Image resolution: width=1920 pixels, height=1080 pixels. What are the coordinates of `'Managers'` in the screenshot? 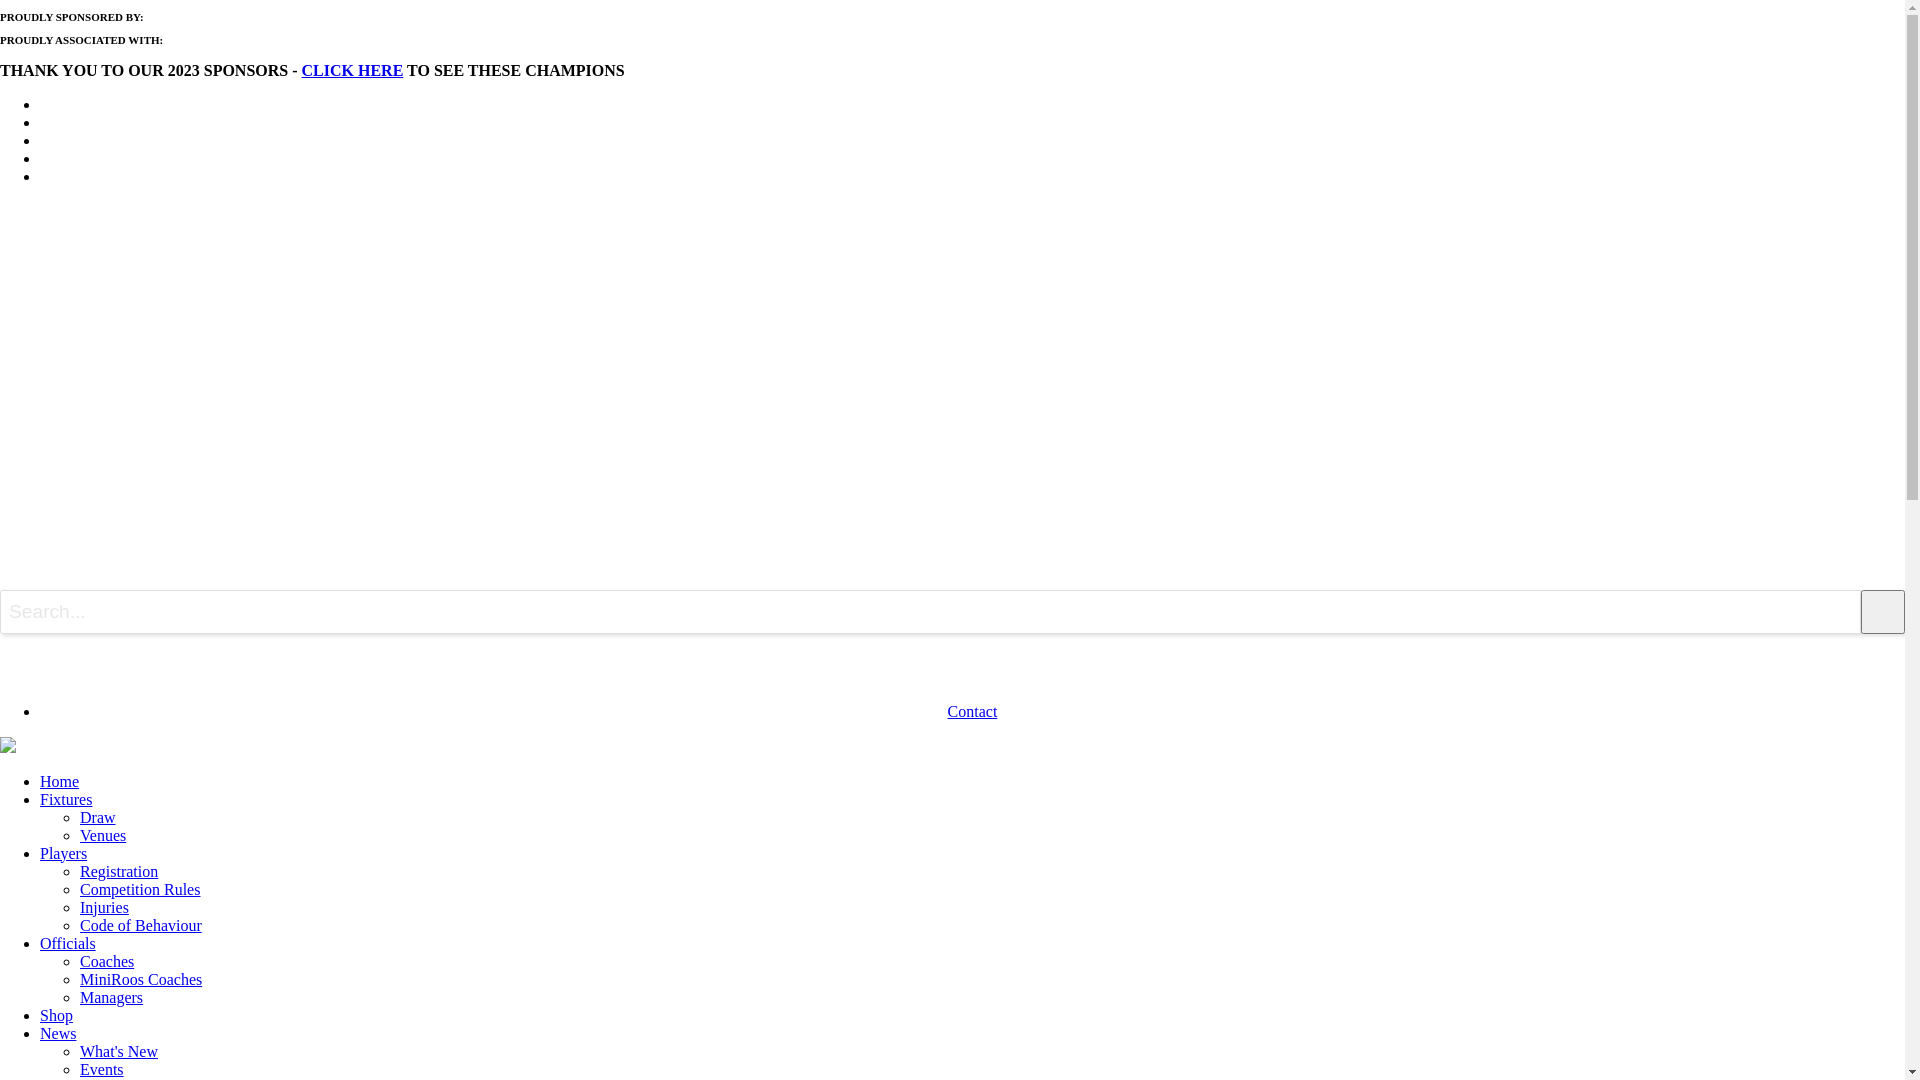 It's located at (110, 997).